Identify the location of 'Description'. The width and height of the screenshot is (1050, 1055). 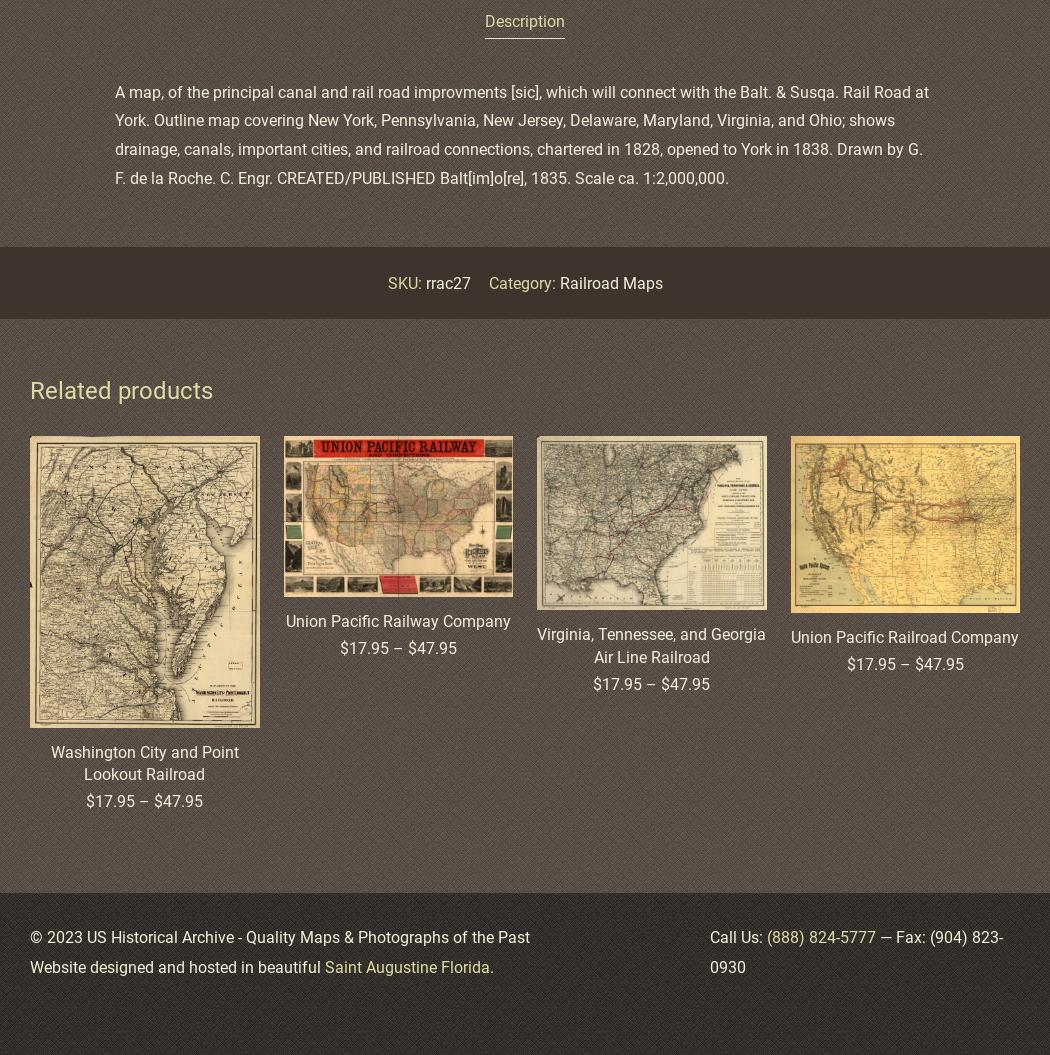
(525, 20).